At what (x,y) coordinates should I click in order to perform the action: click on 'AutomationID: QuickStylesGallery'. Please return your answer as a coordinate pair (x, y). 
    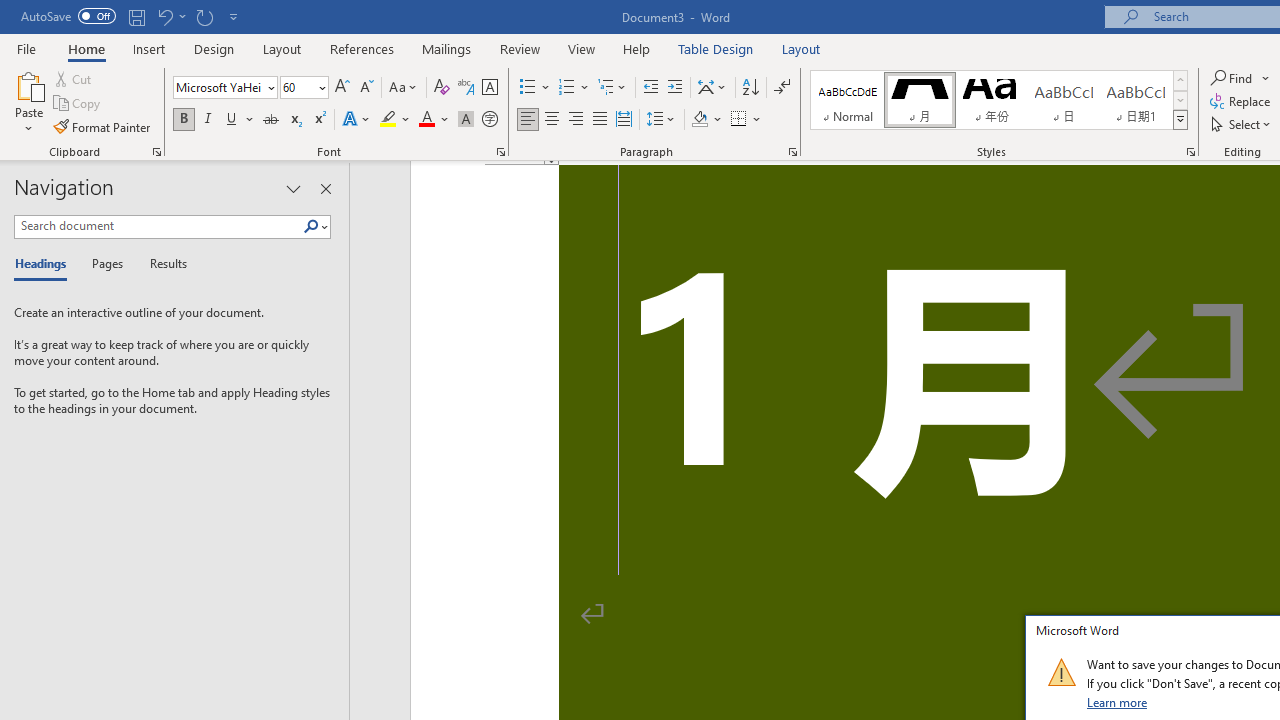
    Looking at the image, I should click on (999, 100).